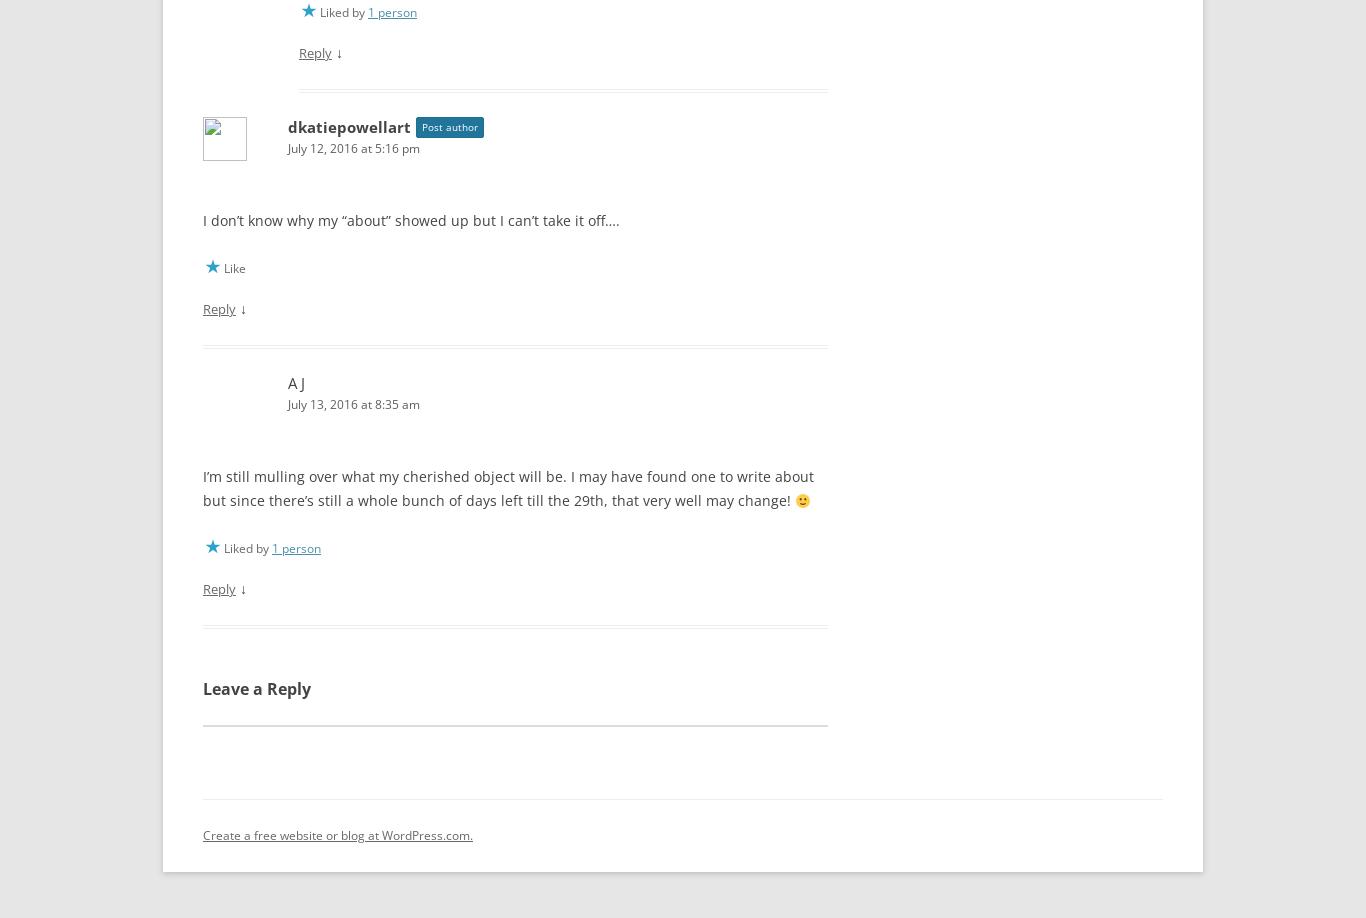  Describe the element at coordinates (348, 121) in the screenshot. I see `'dkatiepowellart'` at that location.